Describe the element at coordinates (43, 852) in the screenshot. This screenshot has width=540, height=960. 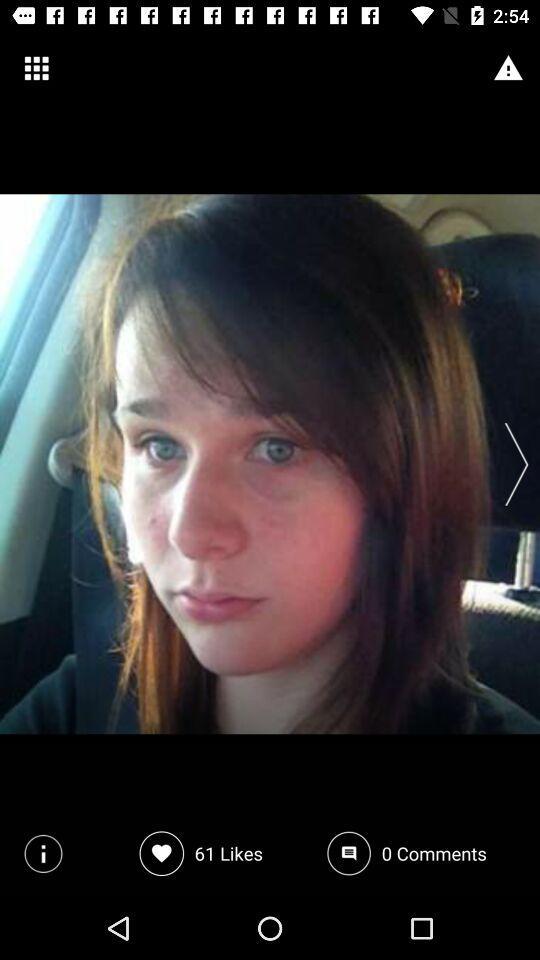
I see `the info icon` at that location.